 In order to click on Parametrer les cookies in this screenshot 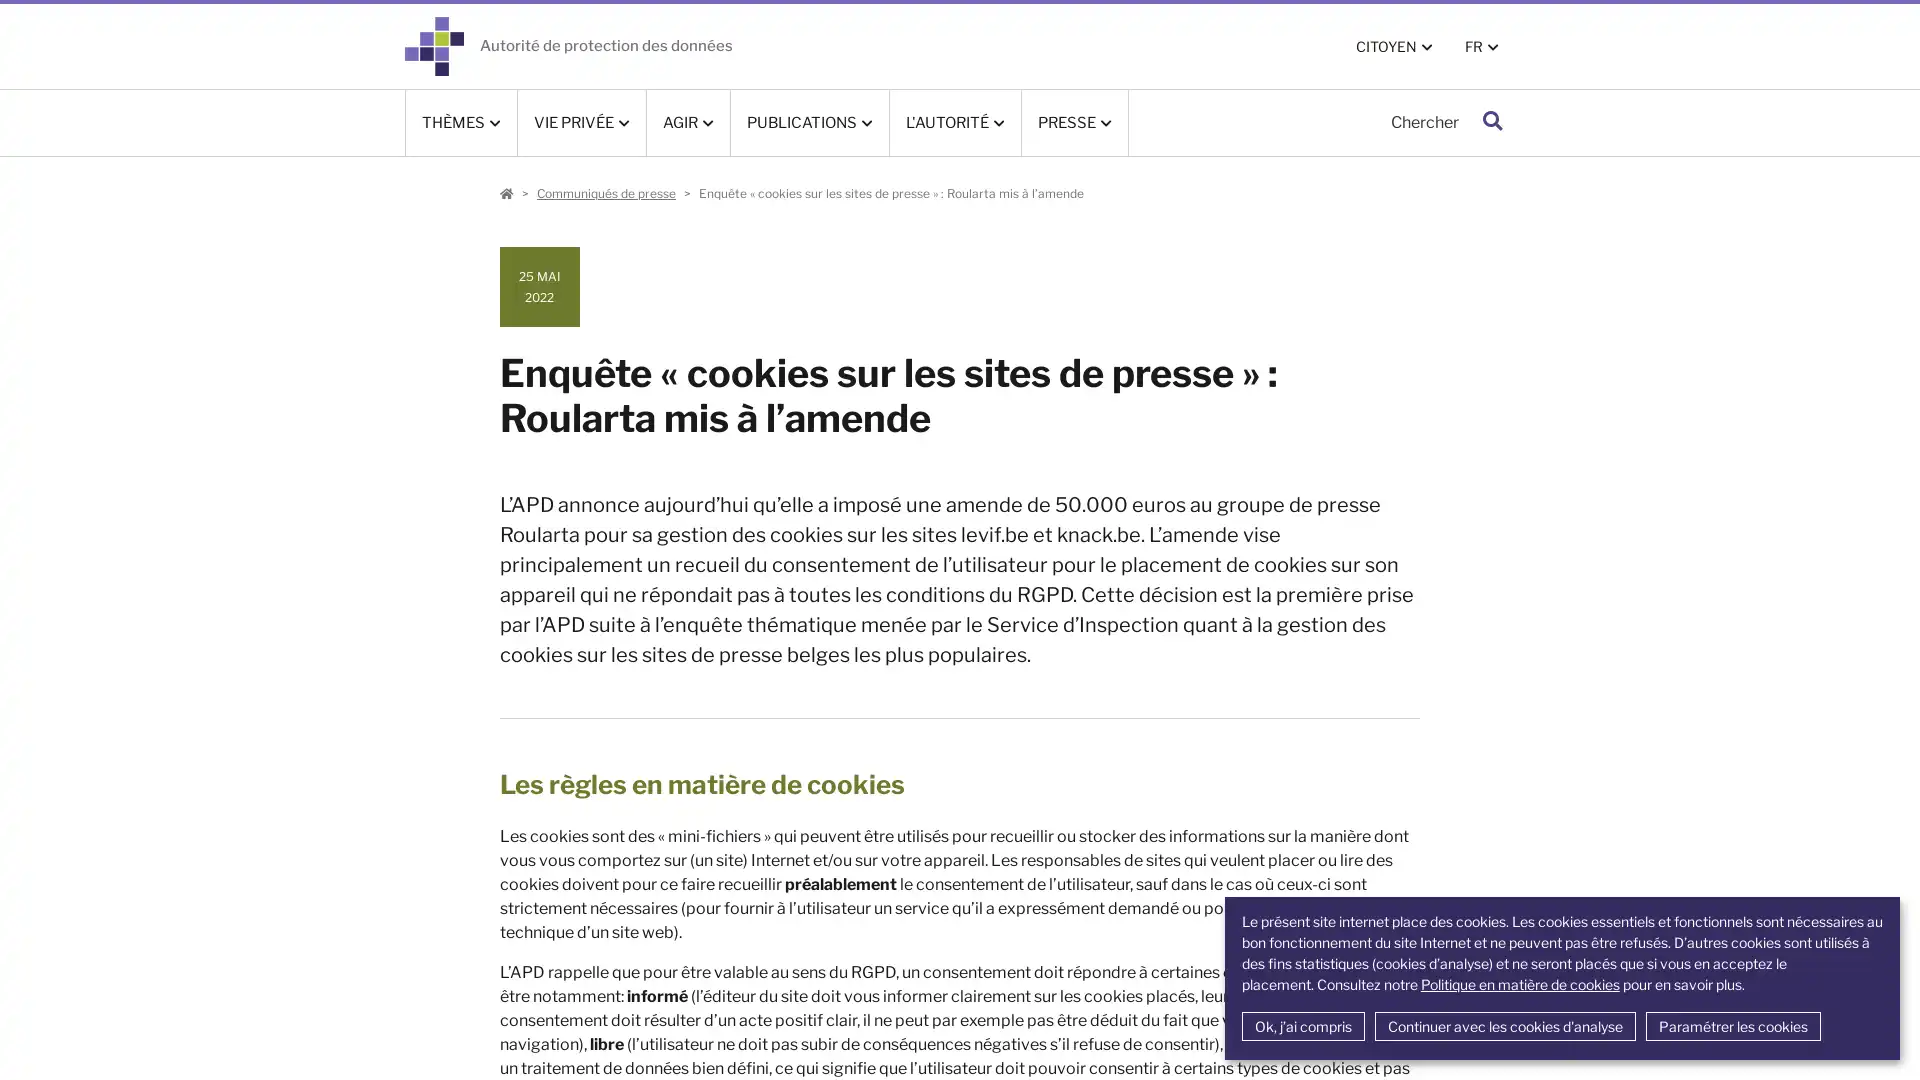, I will do `click(1731, 1026)`.